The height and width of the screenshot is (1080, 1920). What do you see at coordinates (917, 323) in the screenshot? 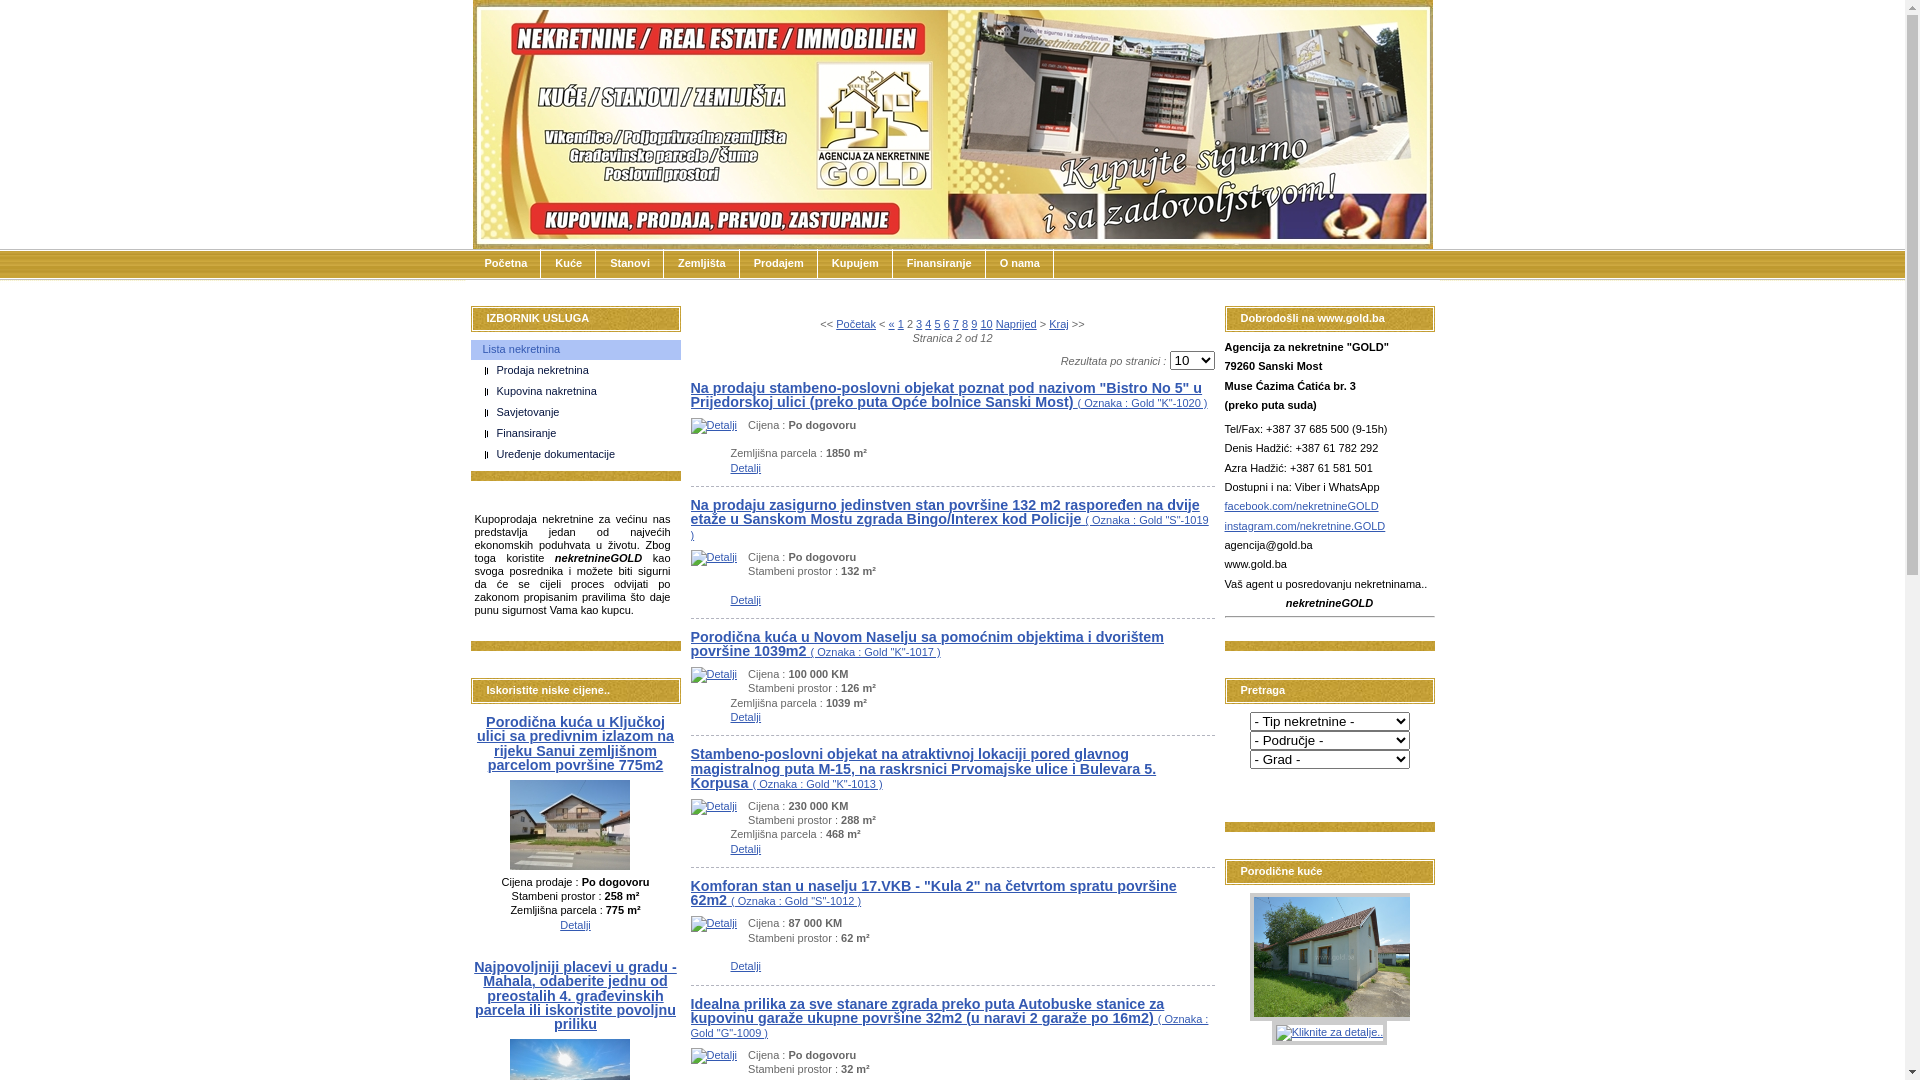
I see `'3'` at bounding box center [917, 323].